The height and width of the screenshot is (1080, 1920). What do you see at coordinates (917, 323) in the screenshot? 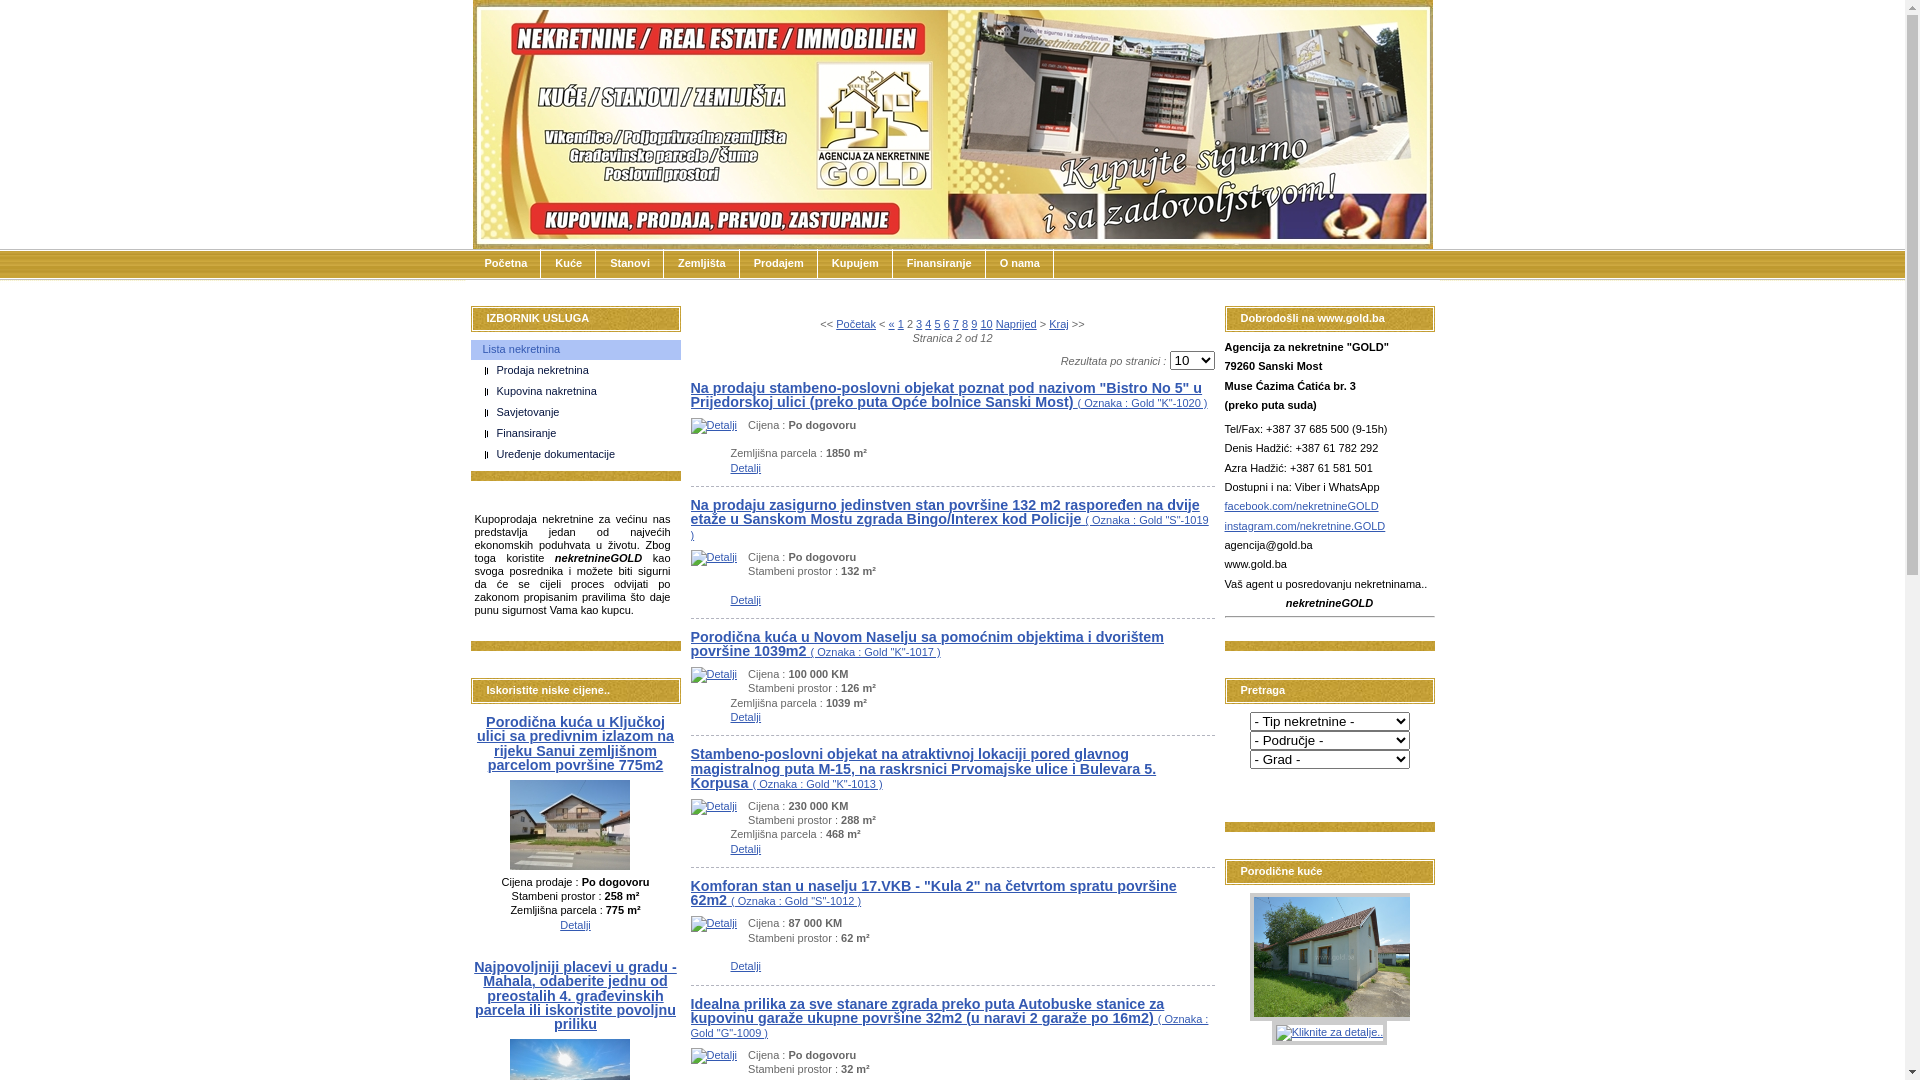
I see `'3'` at bounding box center [917, 323].